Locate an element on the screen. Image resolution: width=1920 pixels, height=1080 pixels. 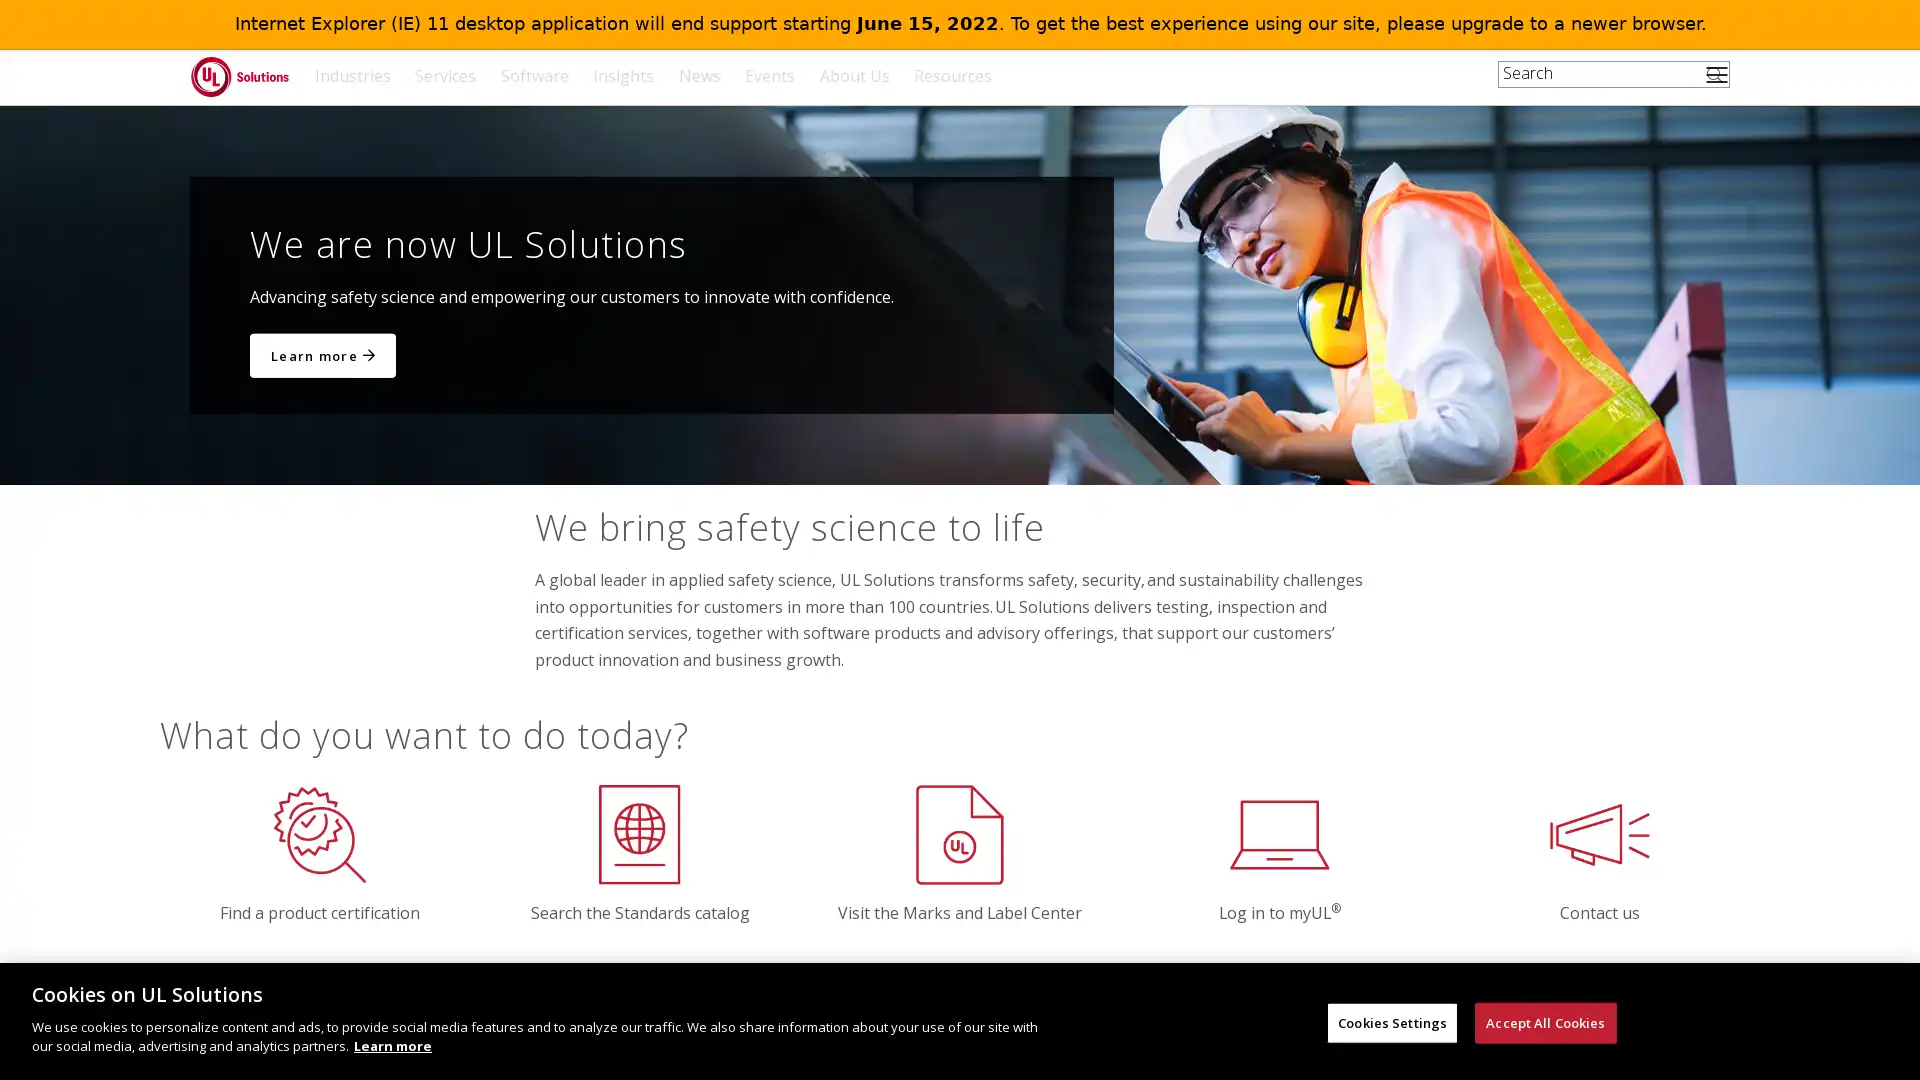
Cookies Settings is located at coordinates (1391, 1022).